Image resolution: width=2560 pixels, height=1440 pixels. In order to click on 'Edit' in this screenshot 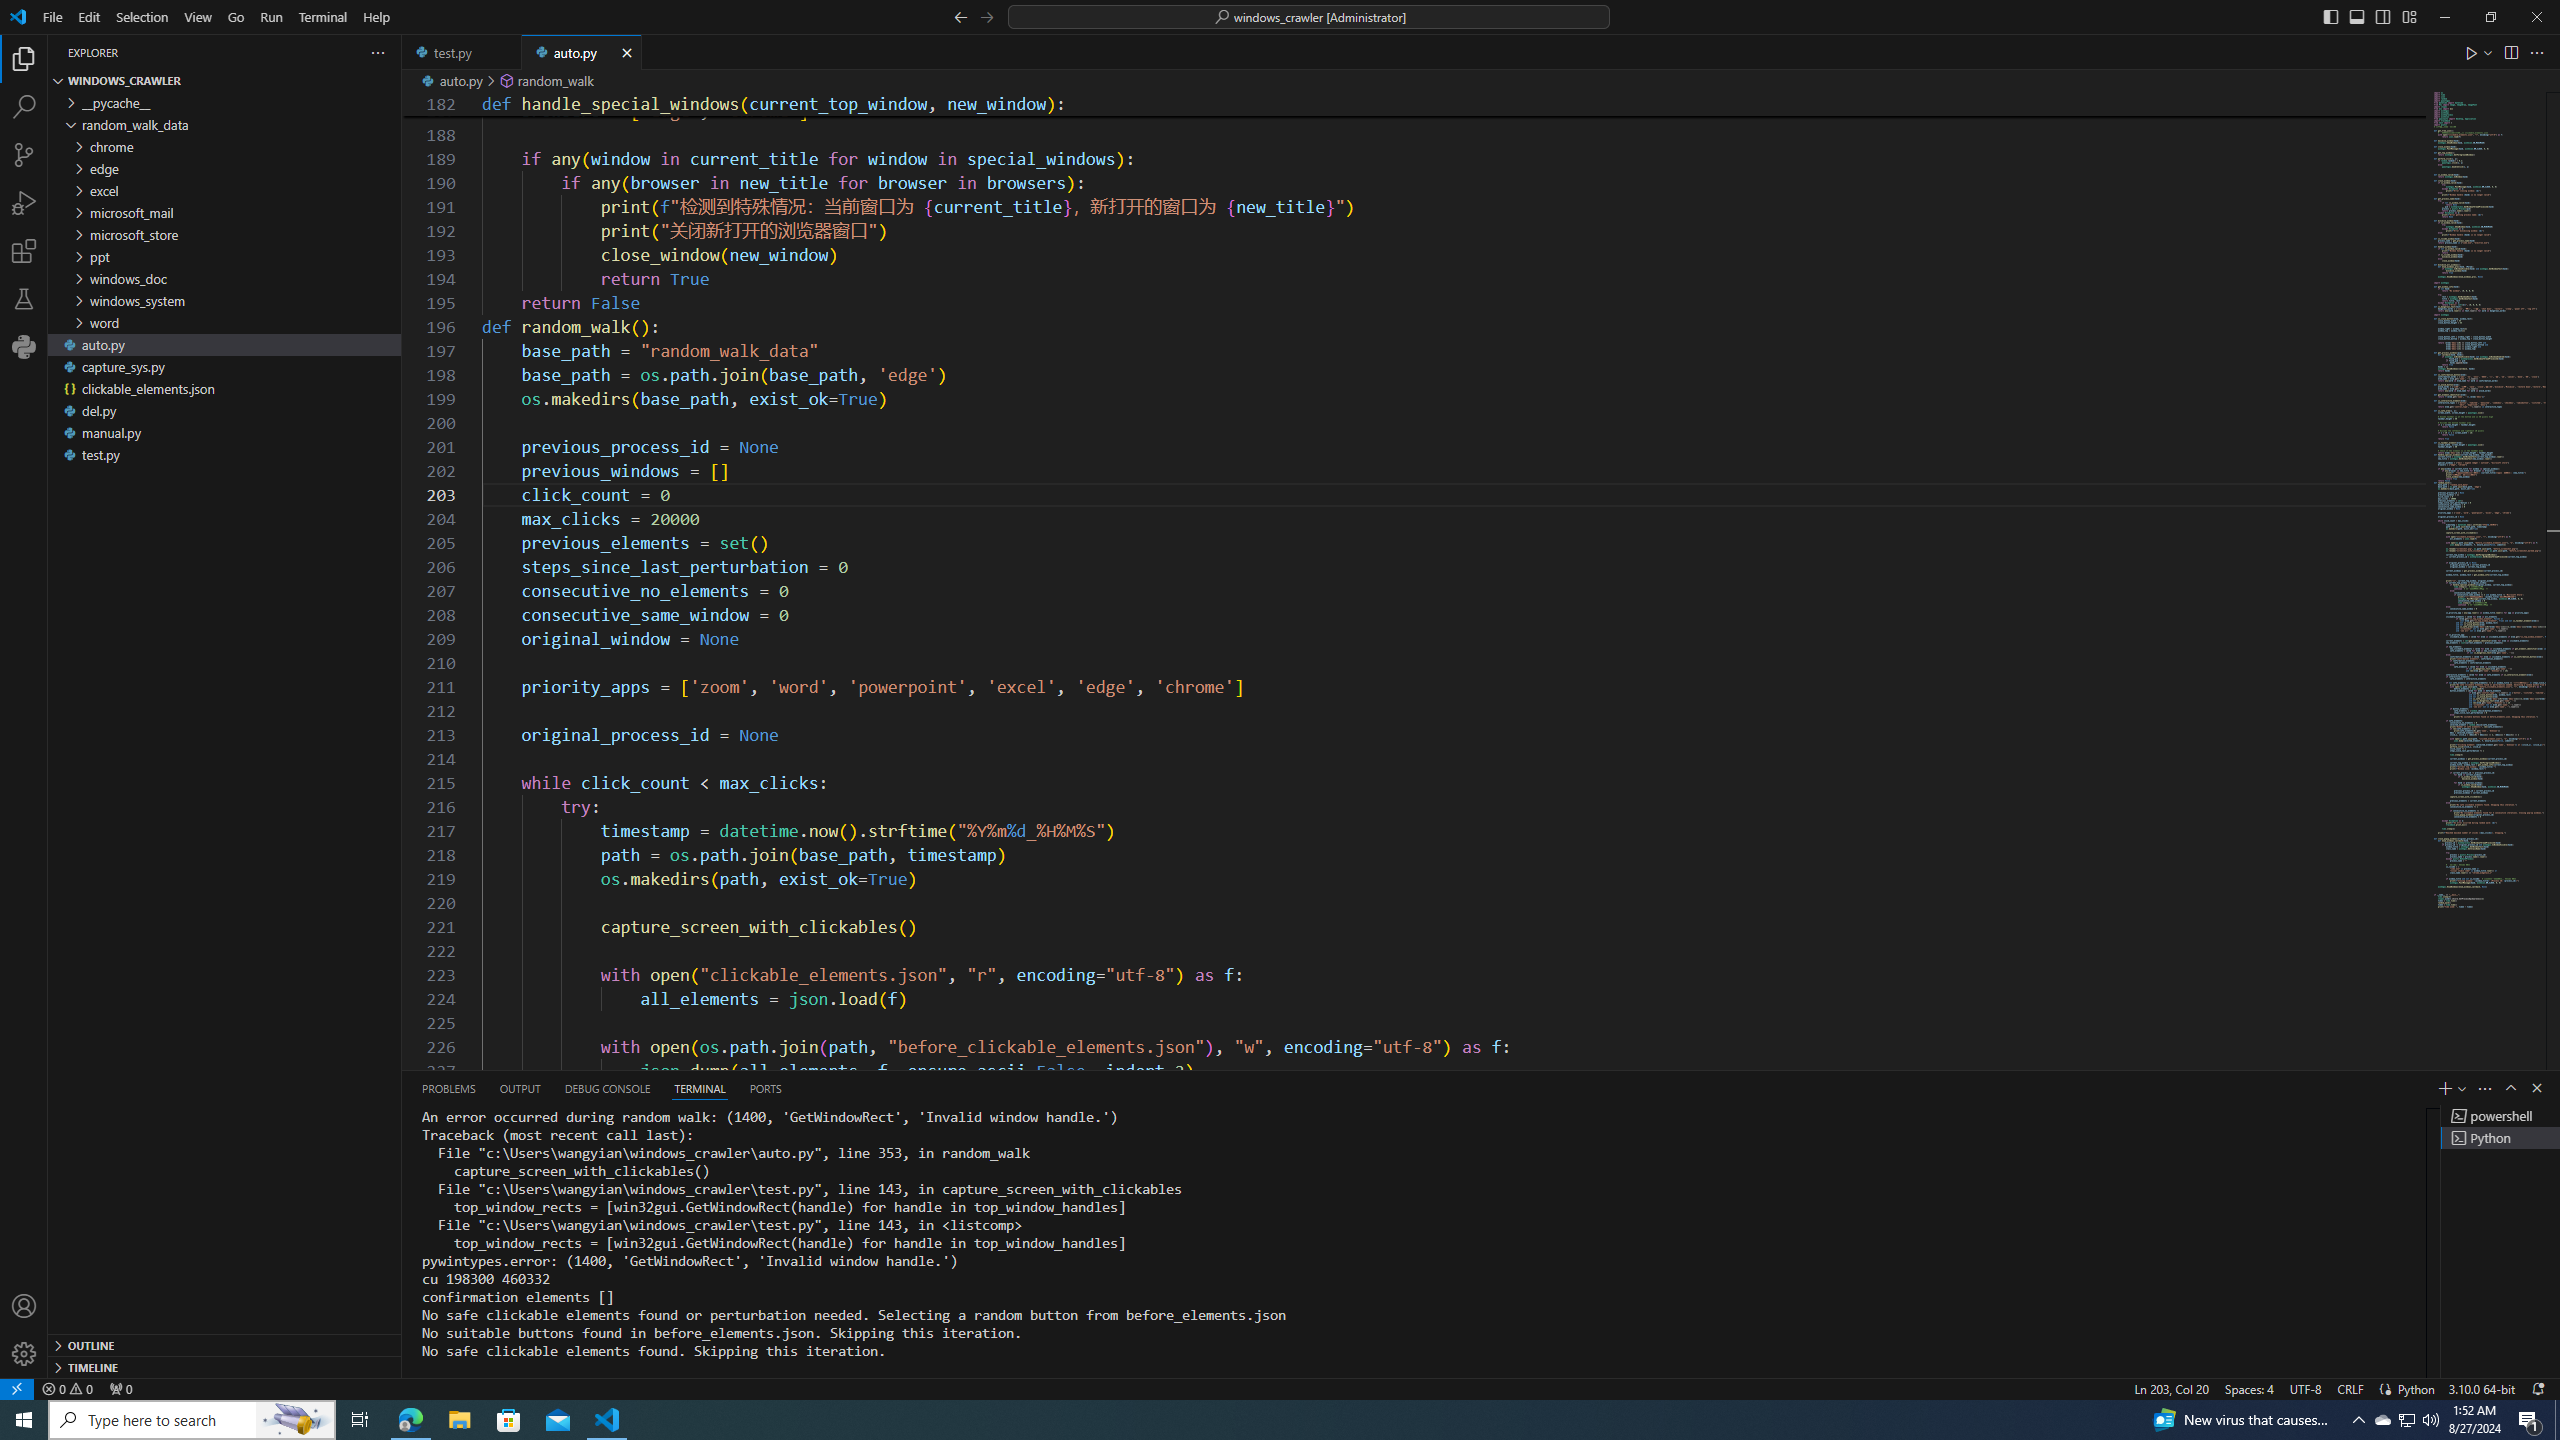, I will do `click(89, 16)`.